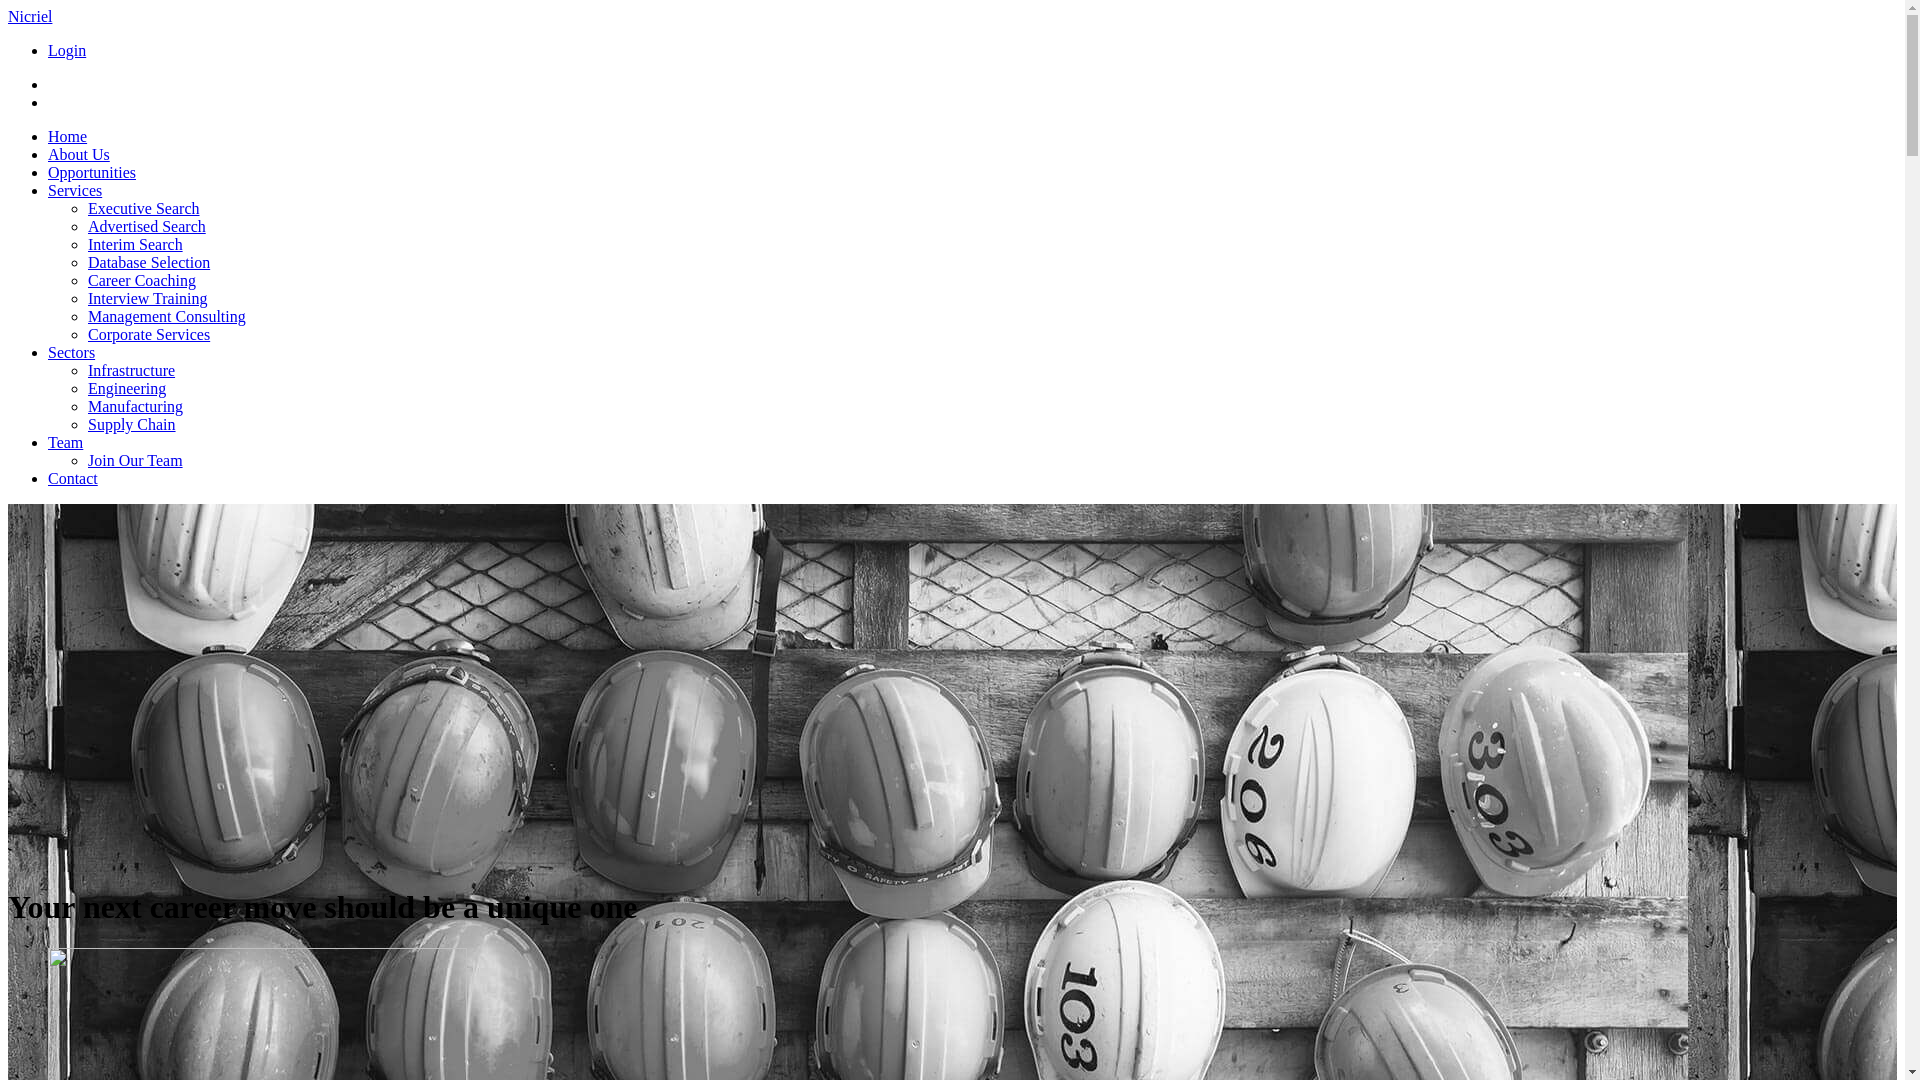  I want to click on 'Infrastructure', so click(130, 370).